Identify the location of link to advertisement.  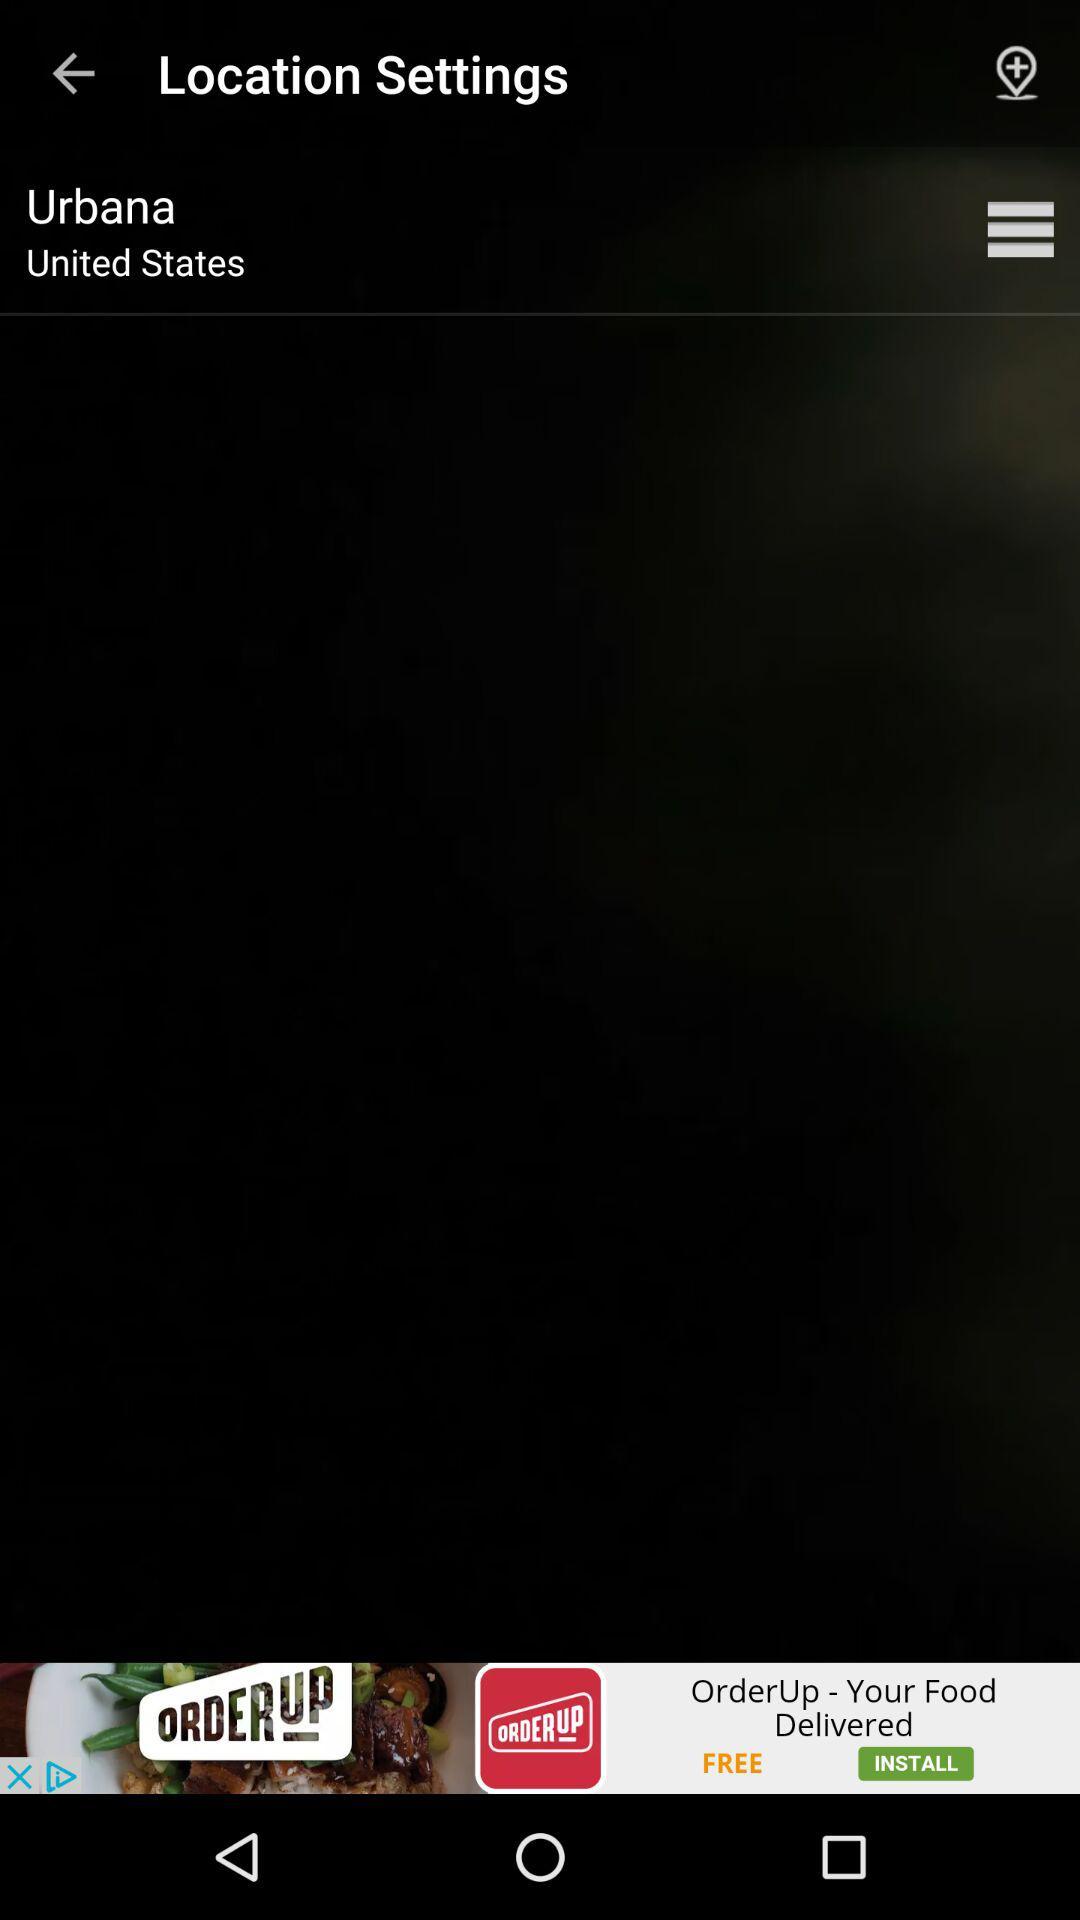
(540, 1727).